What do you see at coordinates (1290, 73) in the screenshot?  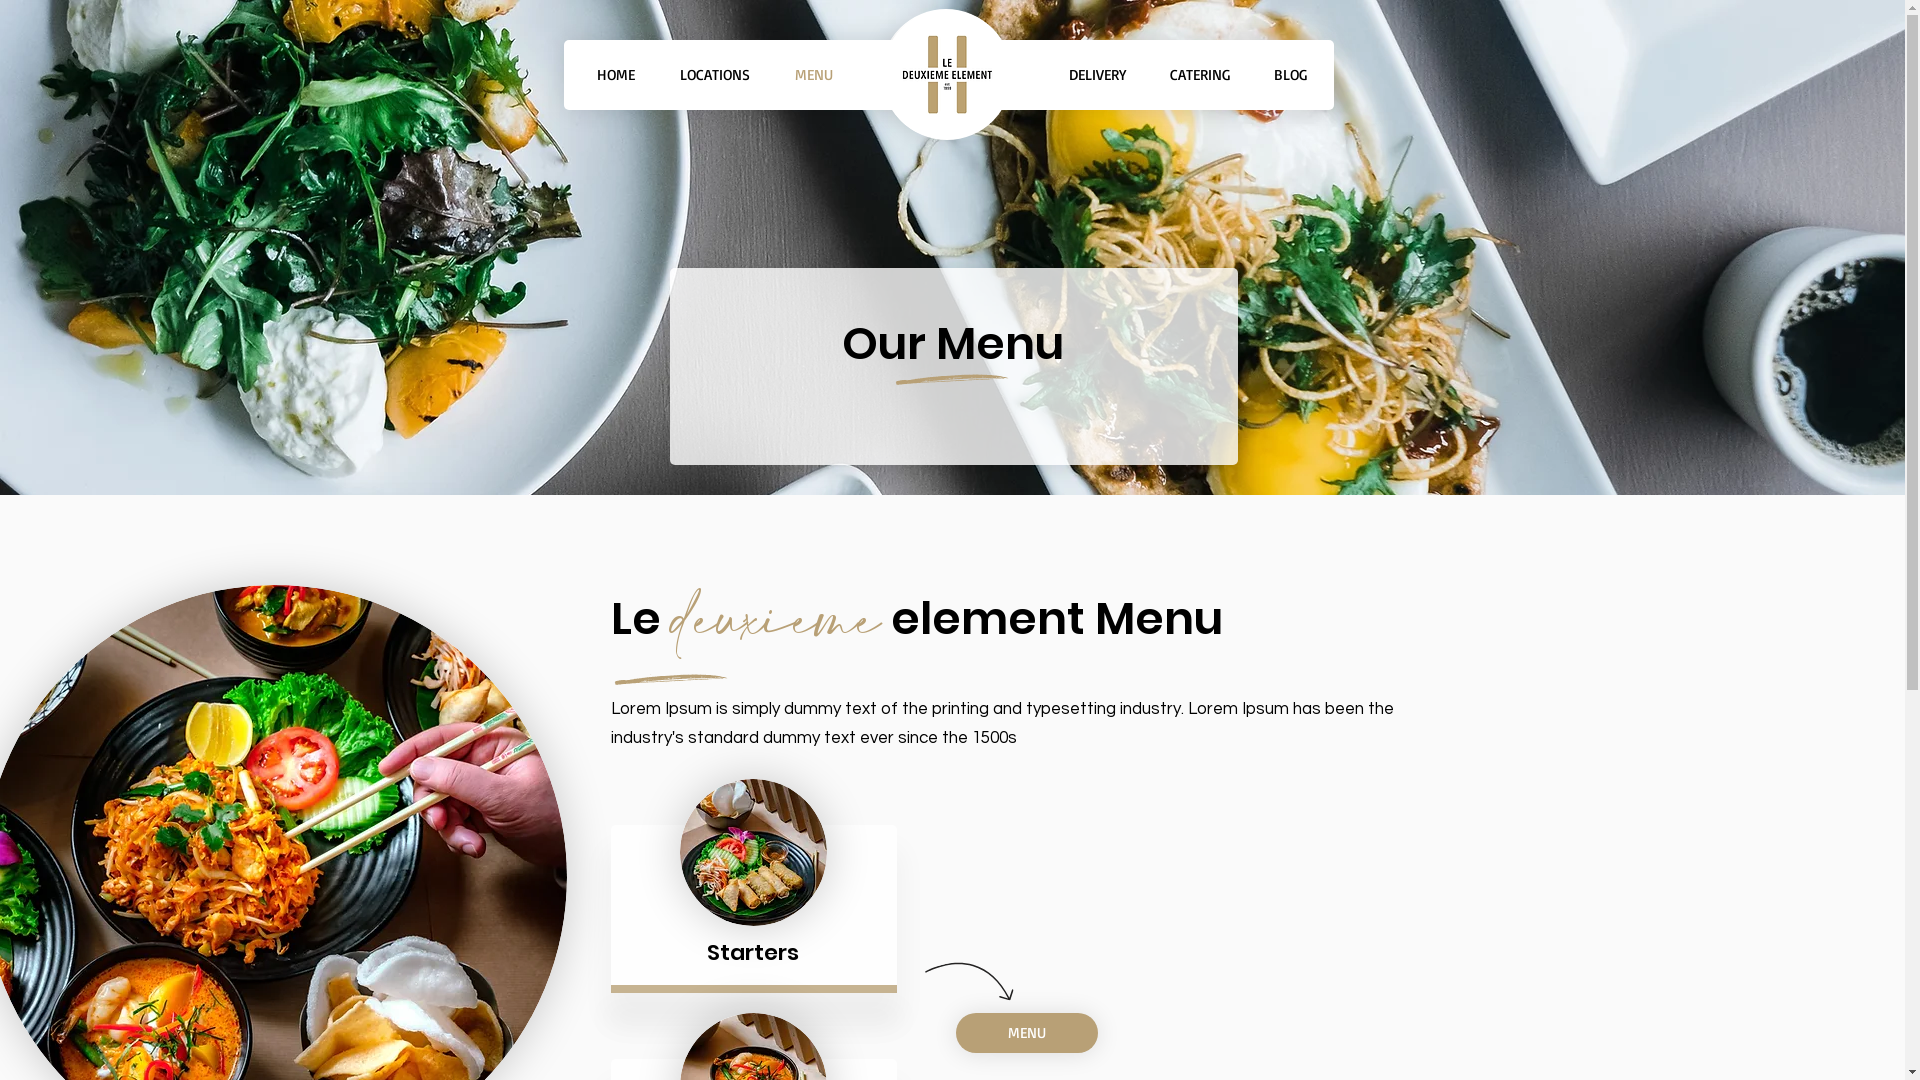 I see `'BLOG'` at bounding box center [1290, 73].